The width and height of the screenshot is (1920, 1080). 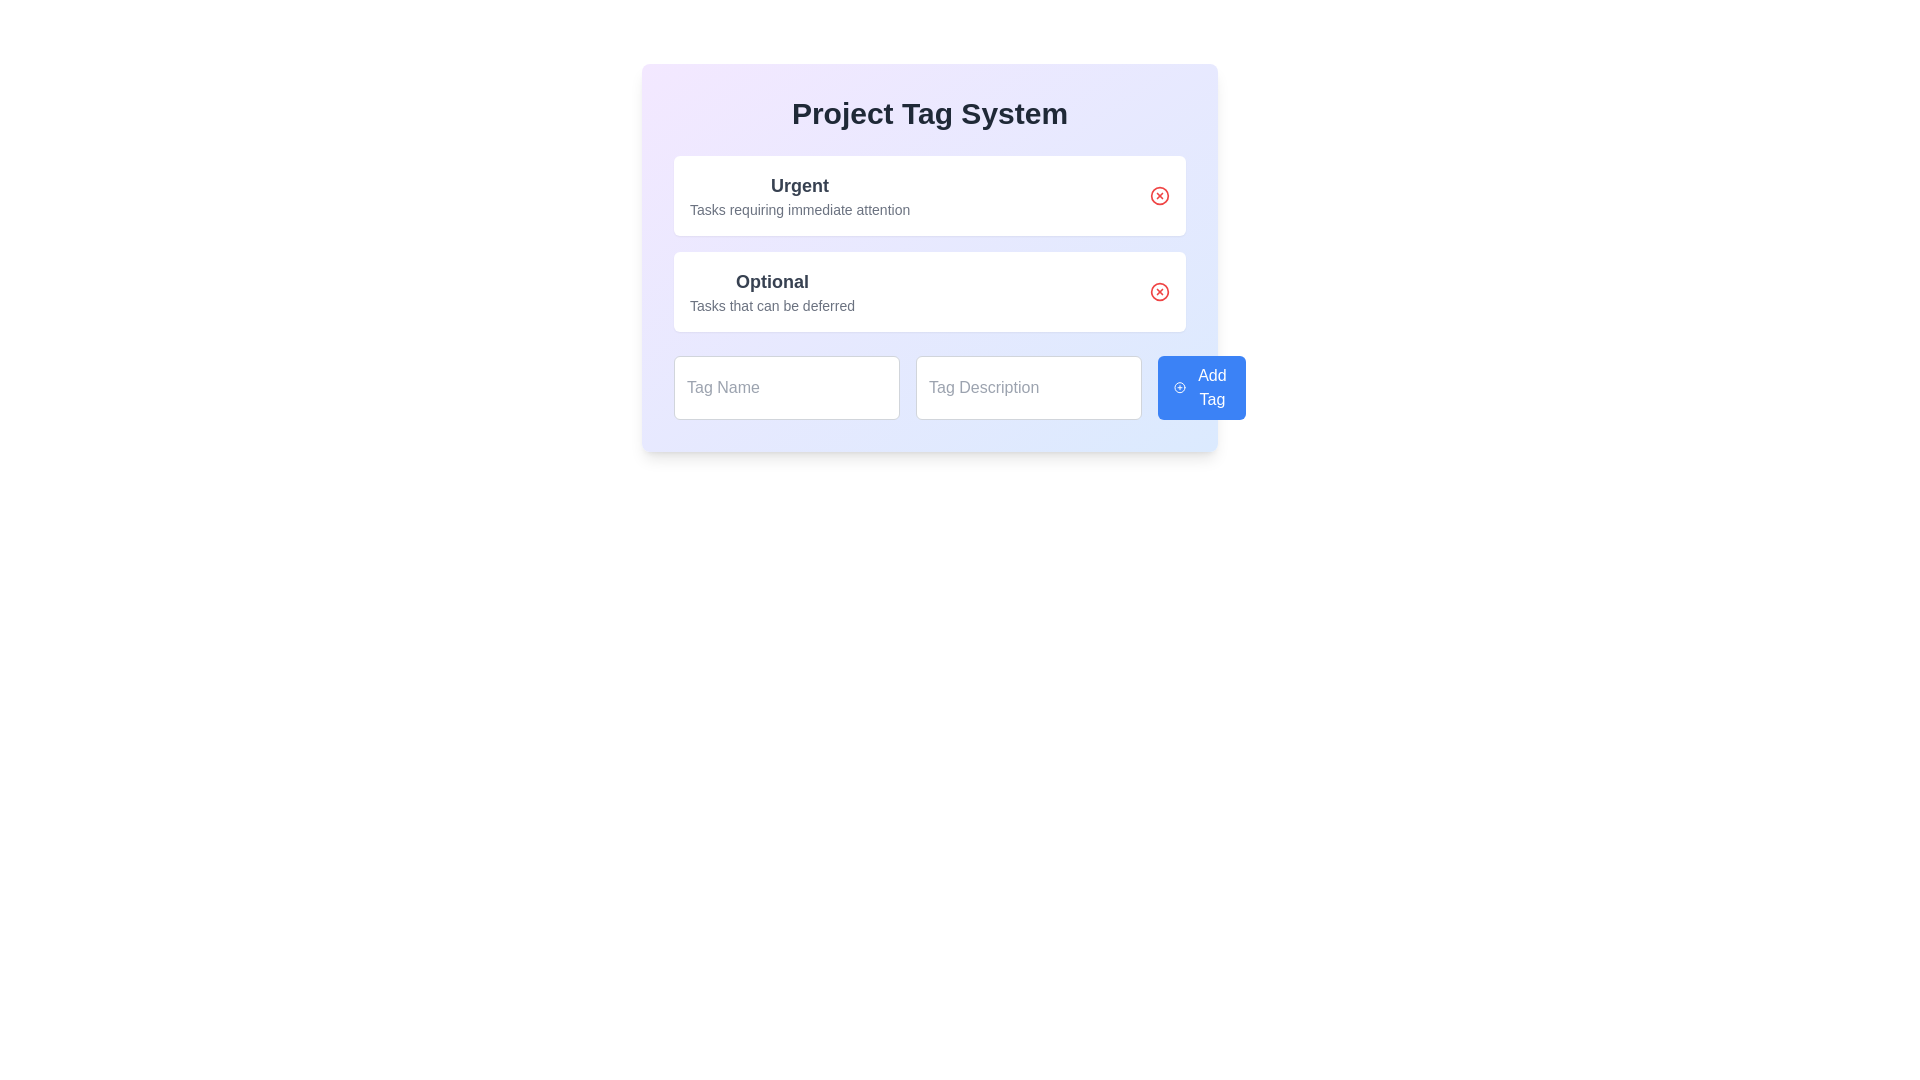 I want to click on the Descriptive Text Block that indicates the category with 'Optional' and 'Tasks that can be deferred' text, so click(x=771, y=292).